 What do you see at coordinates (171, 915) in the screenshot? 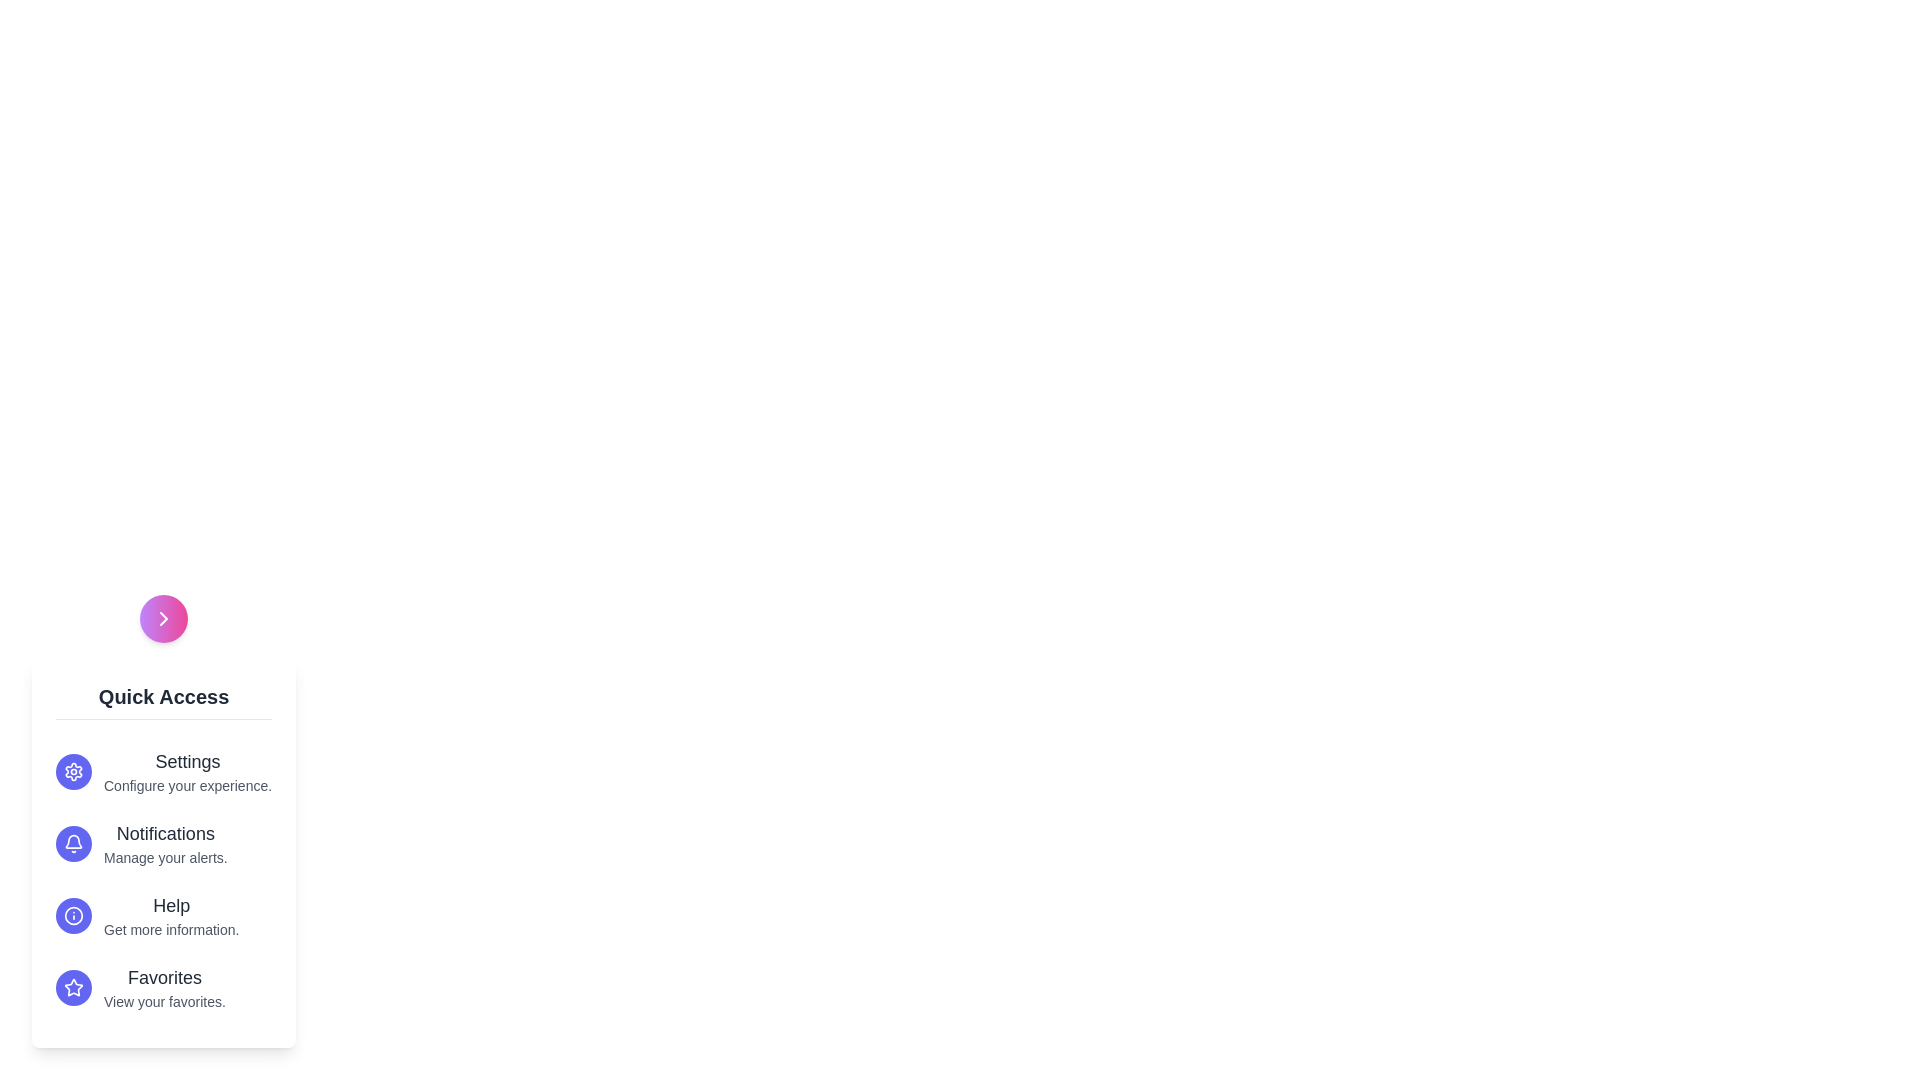
I see `the 'Help' option in the menu` at bounding box center [171, 915].